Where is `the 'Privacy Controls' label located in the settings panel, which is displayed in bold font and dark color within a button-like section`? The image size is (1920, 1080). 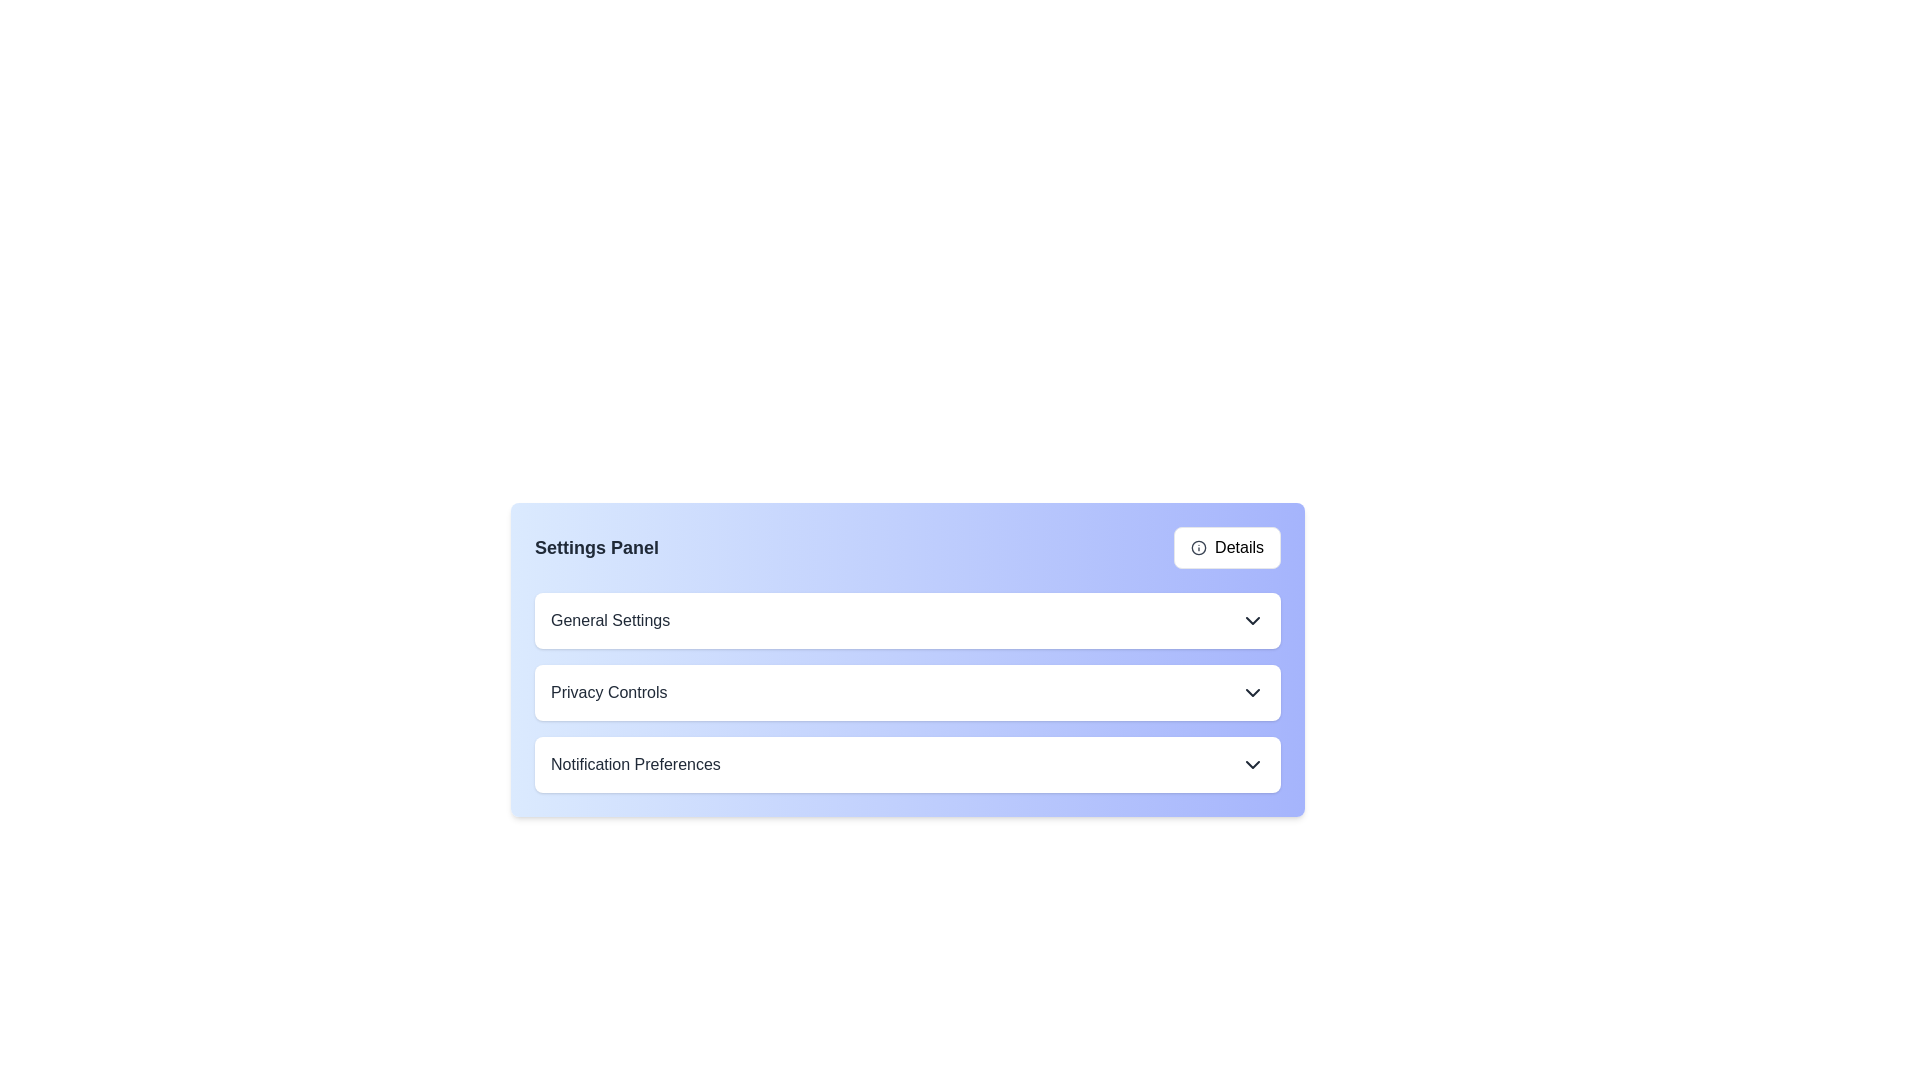 the 'Privacy Controls' label located in the settings panel, which is displayed in bold font and dark color within a button-like section is located at coordinates (608, 692).